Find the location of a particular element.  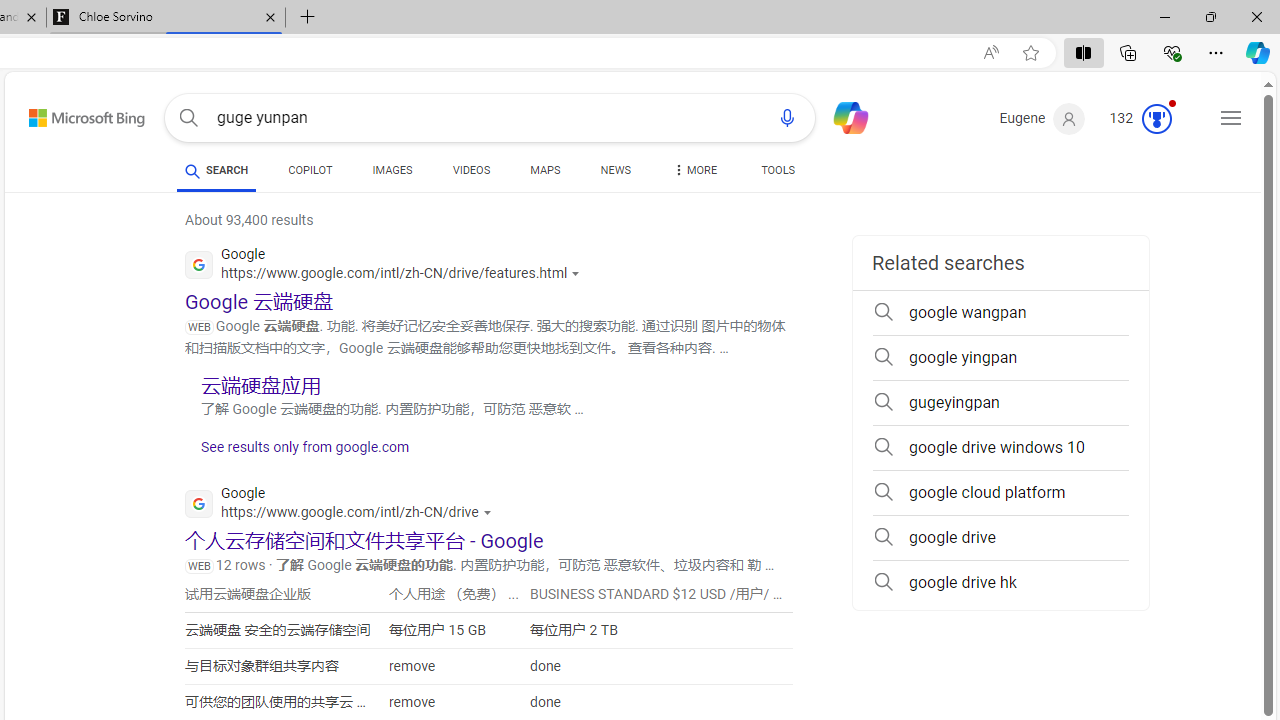

'VIDEOS' is located at coordinates (470, 172).